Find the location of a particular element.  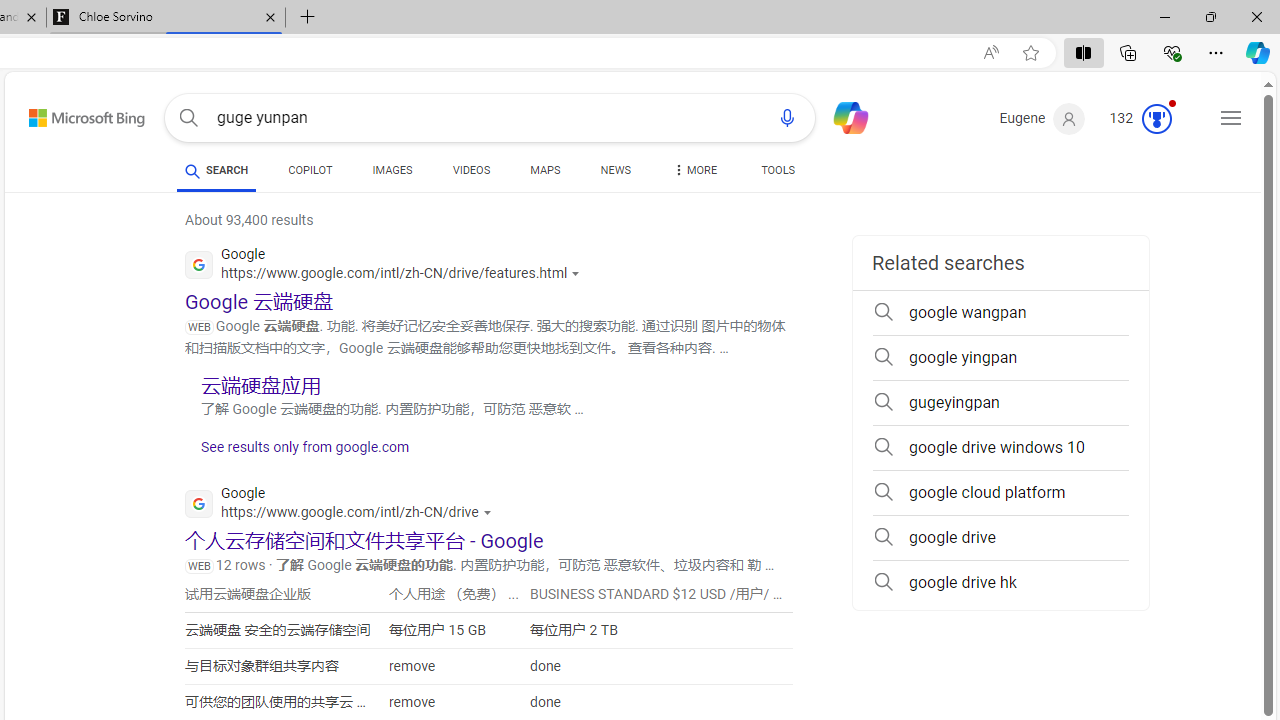

'VIDEOS' is located at coordinates (470, 172).